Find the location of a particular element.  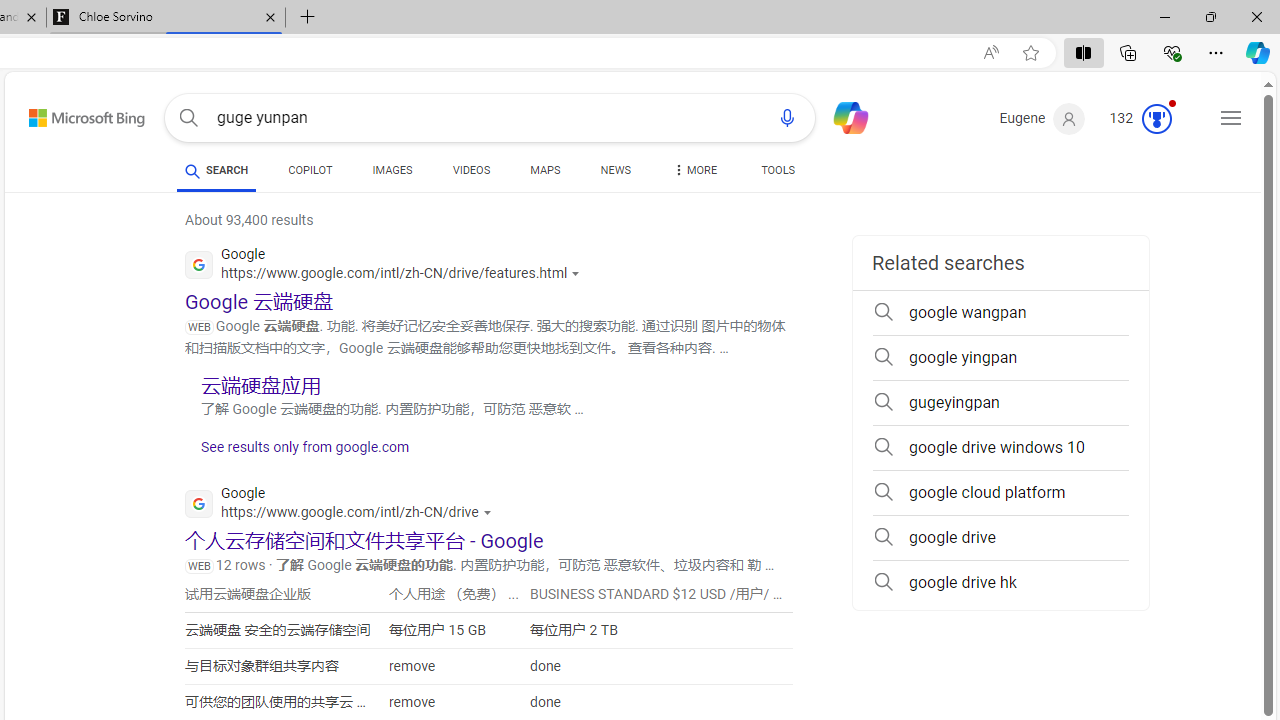

'VIDEOS' is located at coordinates (470, 172).